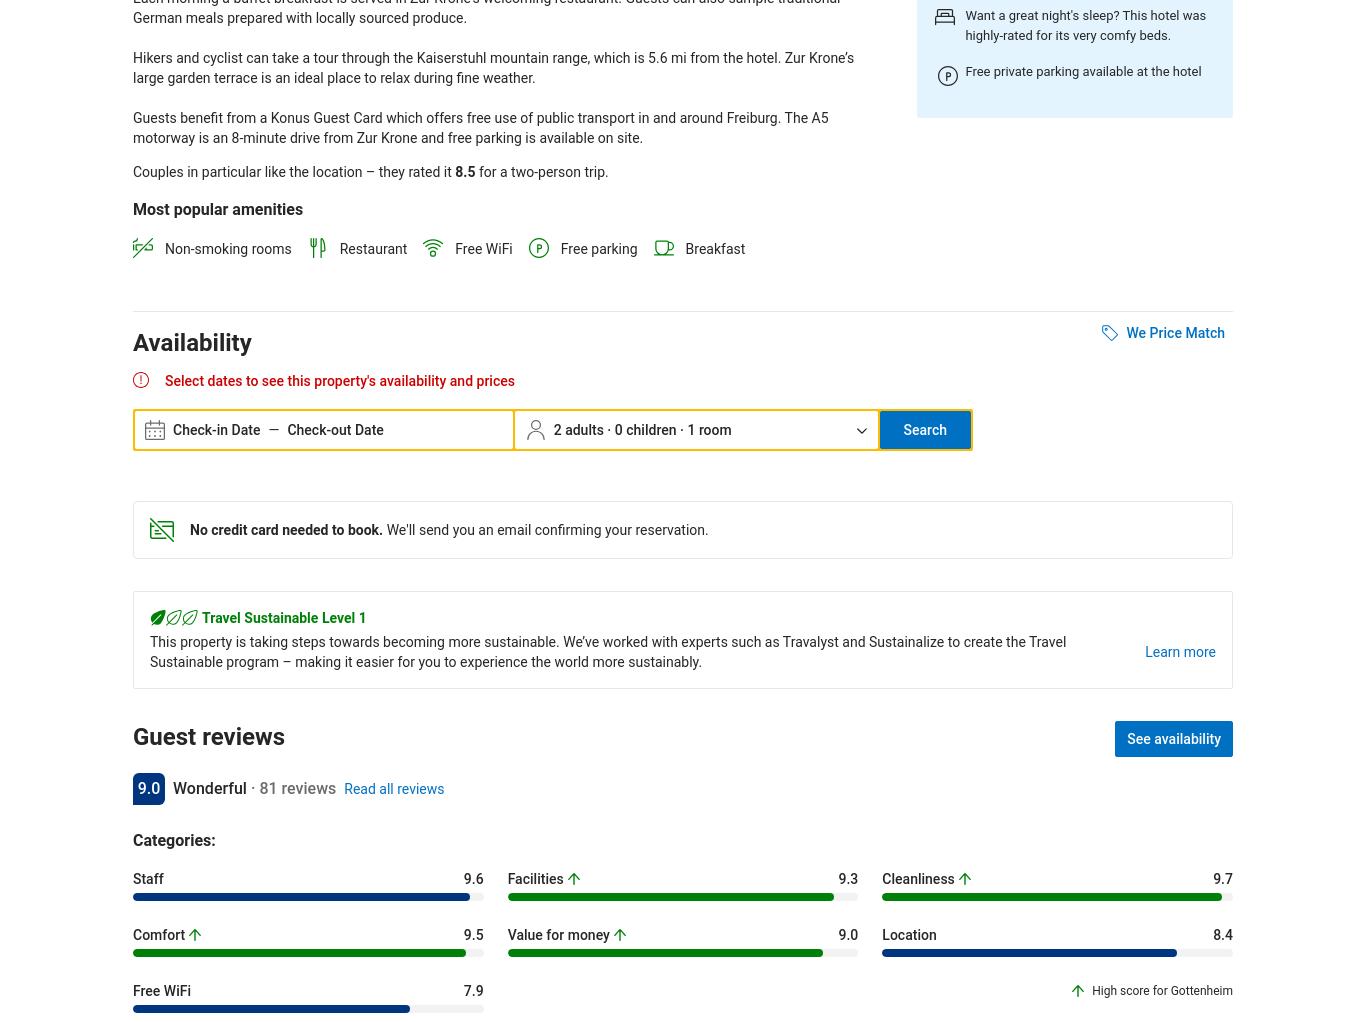 The height and width of the screenshot is (1022, 1366). What do you see at coordinates (297, 787) in the screenshot?
I see `'81 reviews'` at bounding box center [297, 787].